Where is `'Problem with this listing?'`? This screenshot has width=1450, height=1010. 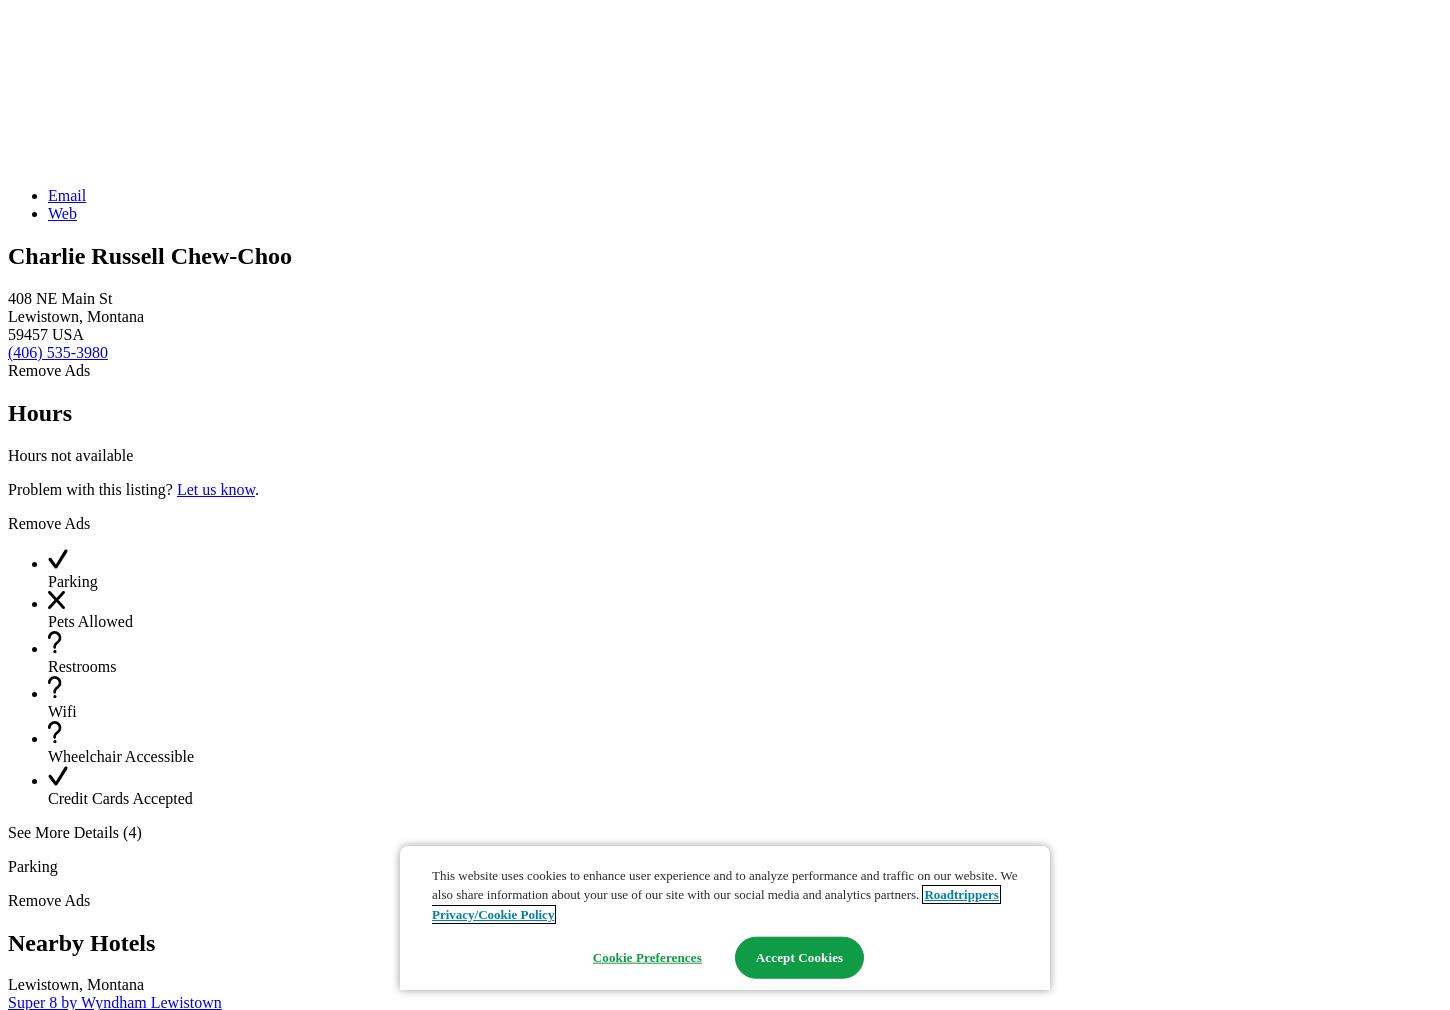 'Problem with this listing?' is located at coordinates (91, 488).